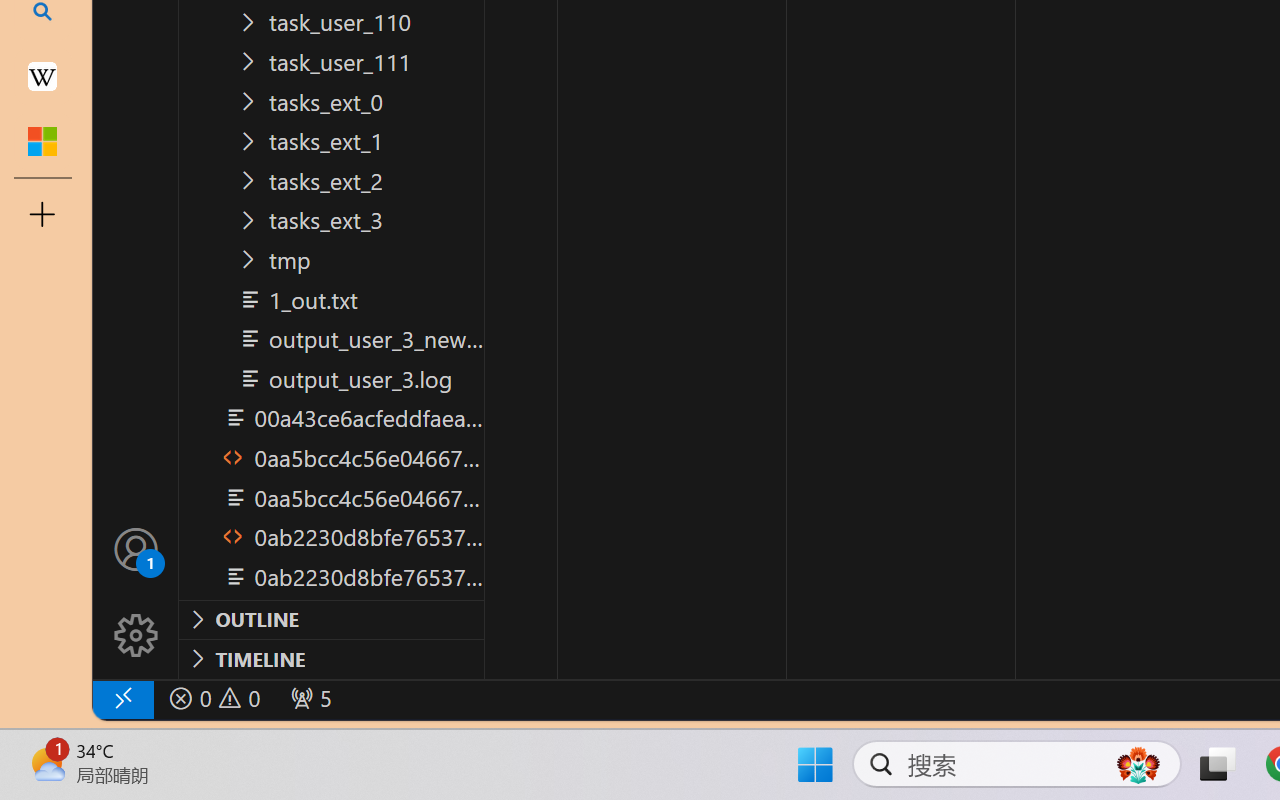 The width and height of the screenshot is (1280, 800). Describe the element at coordinates (331, 657) in the screenshot. I see `'Timeline Section'` at that location.